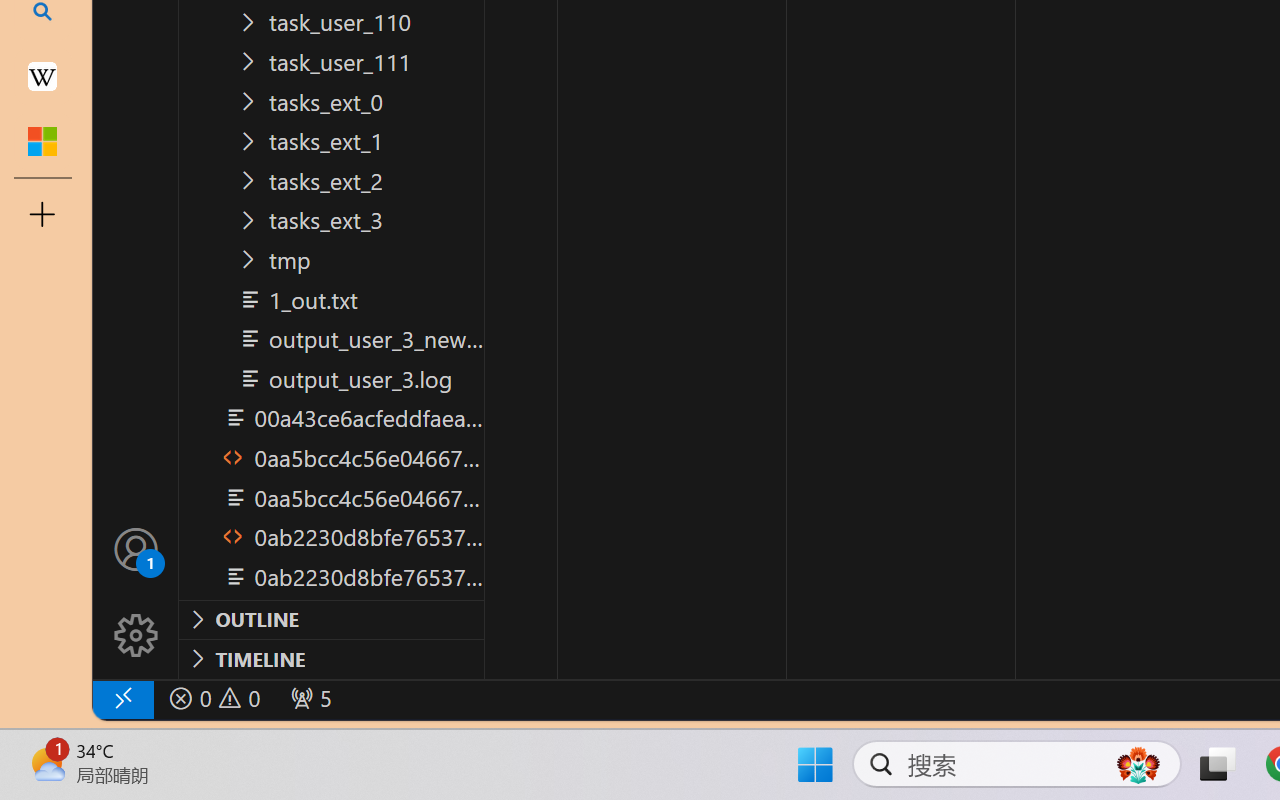 The width and height of the screenshot is (1280, 800). Describe the element at coordinates (331, 657) in the screenshot. I see `'Timeline Section'` at that location.